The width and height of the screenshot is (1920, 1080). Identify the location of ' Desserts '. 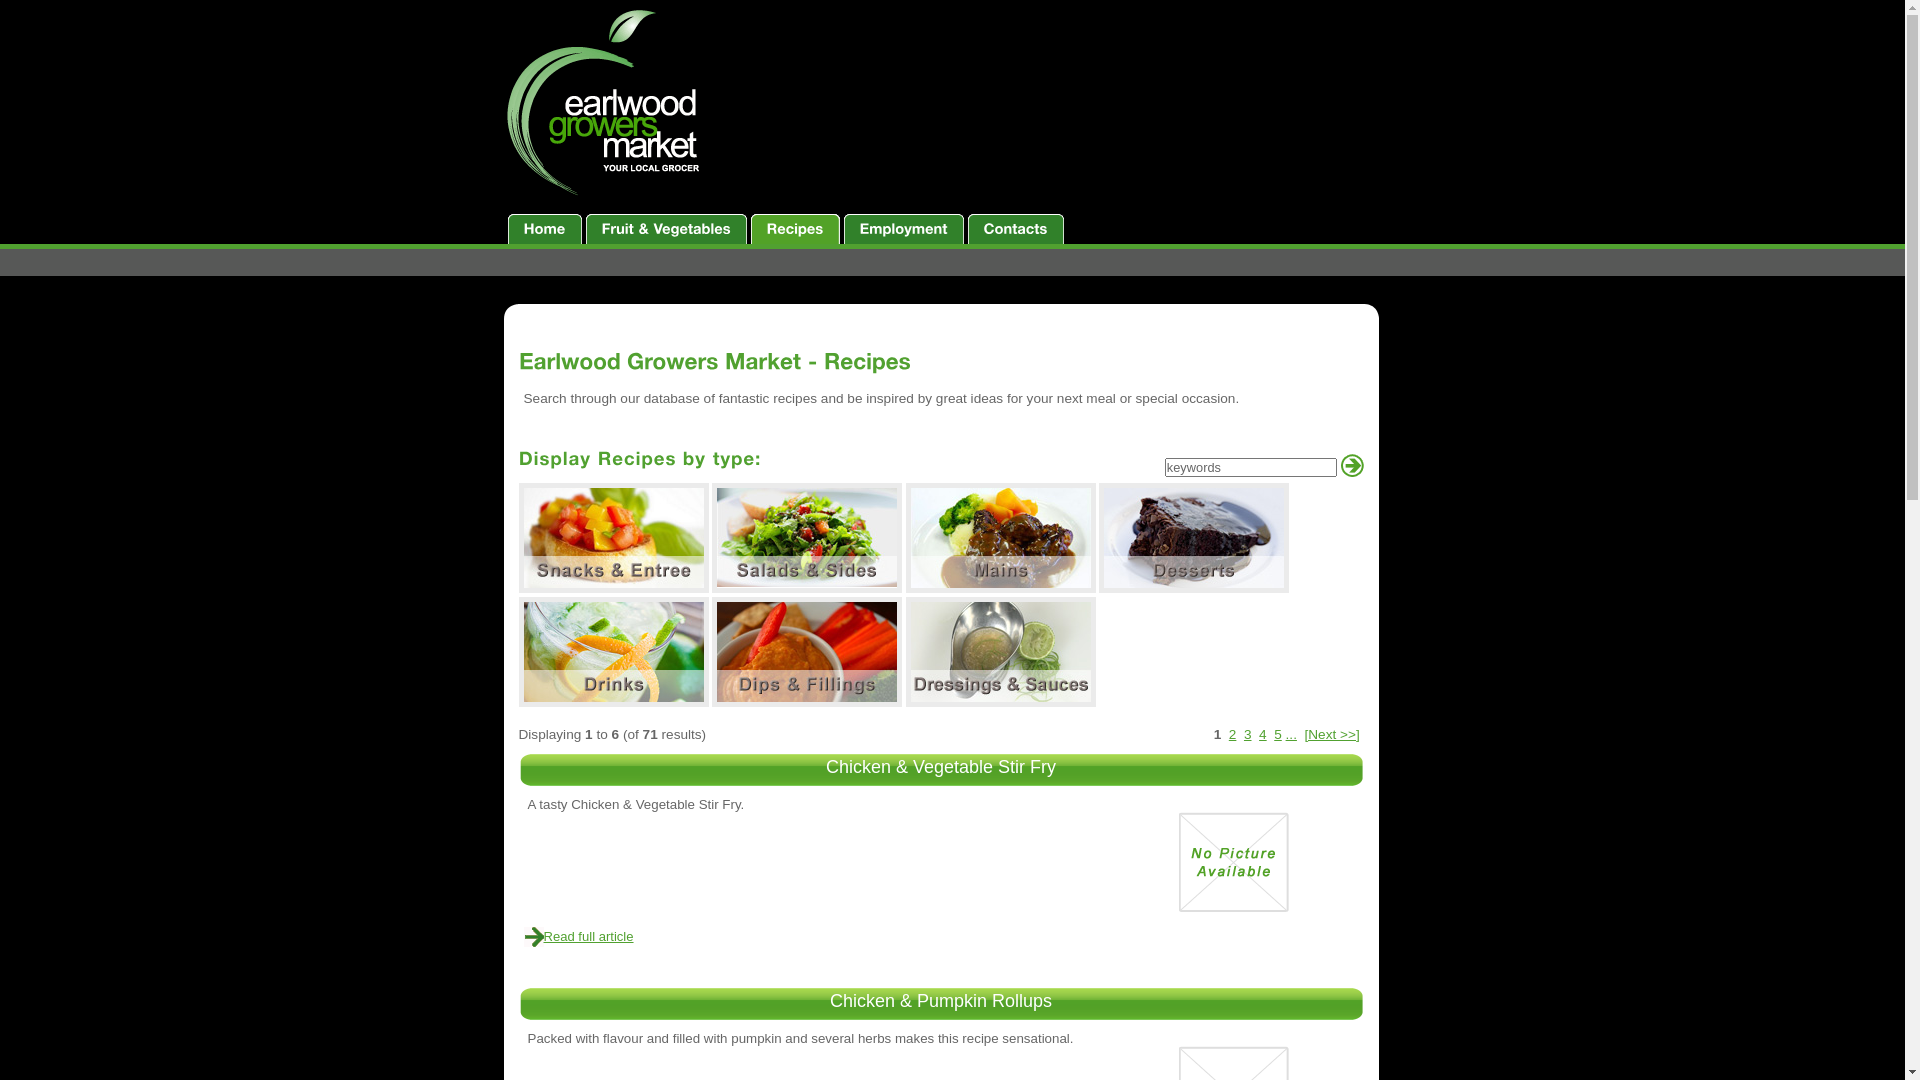
(1194, 536).